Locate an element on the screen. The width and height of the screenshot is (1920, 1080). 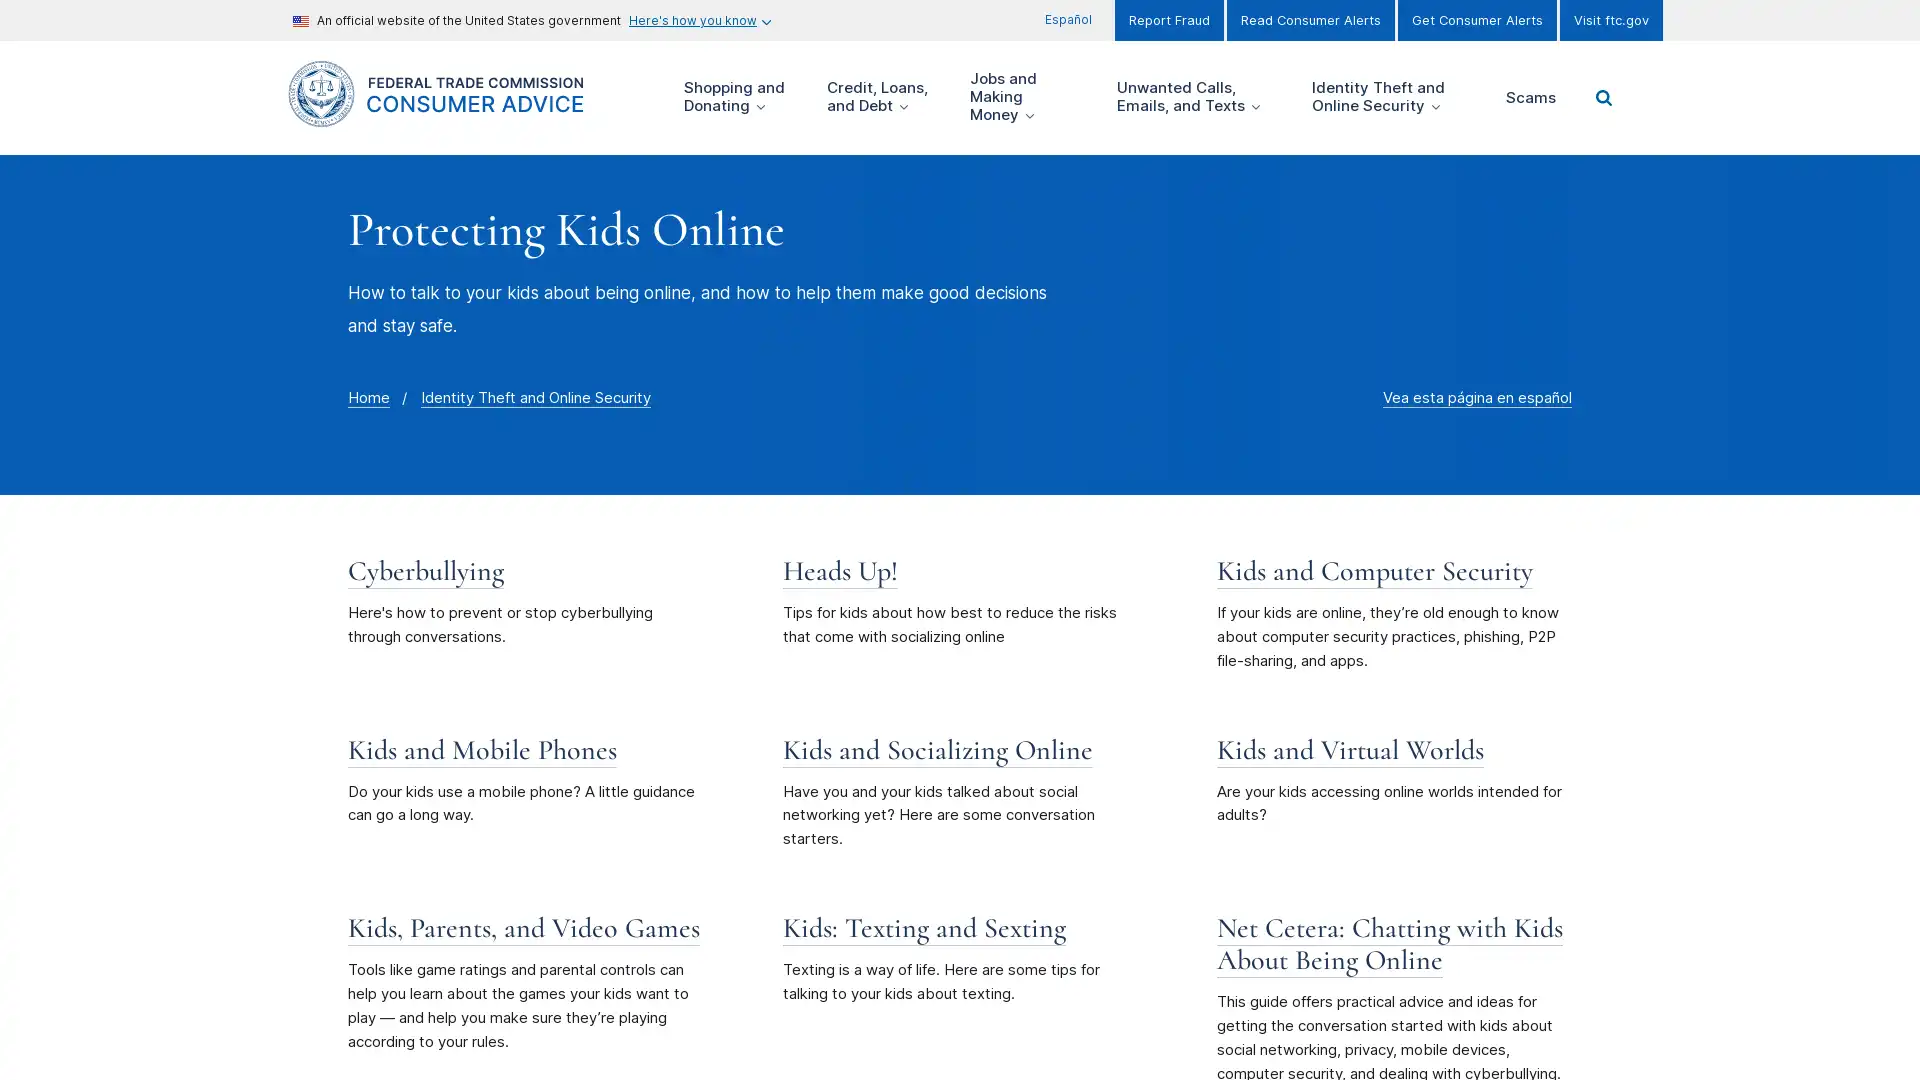
Show/hide Jobs and Making Money menu items is located at coordinates (1029, 97).